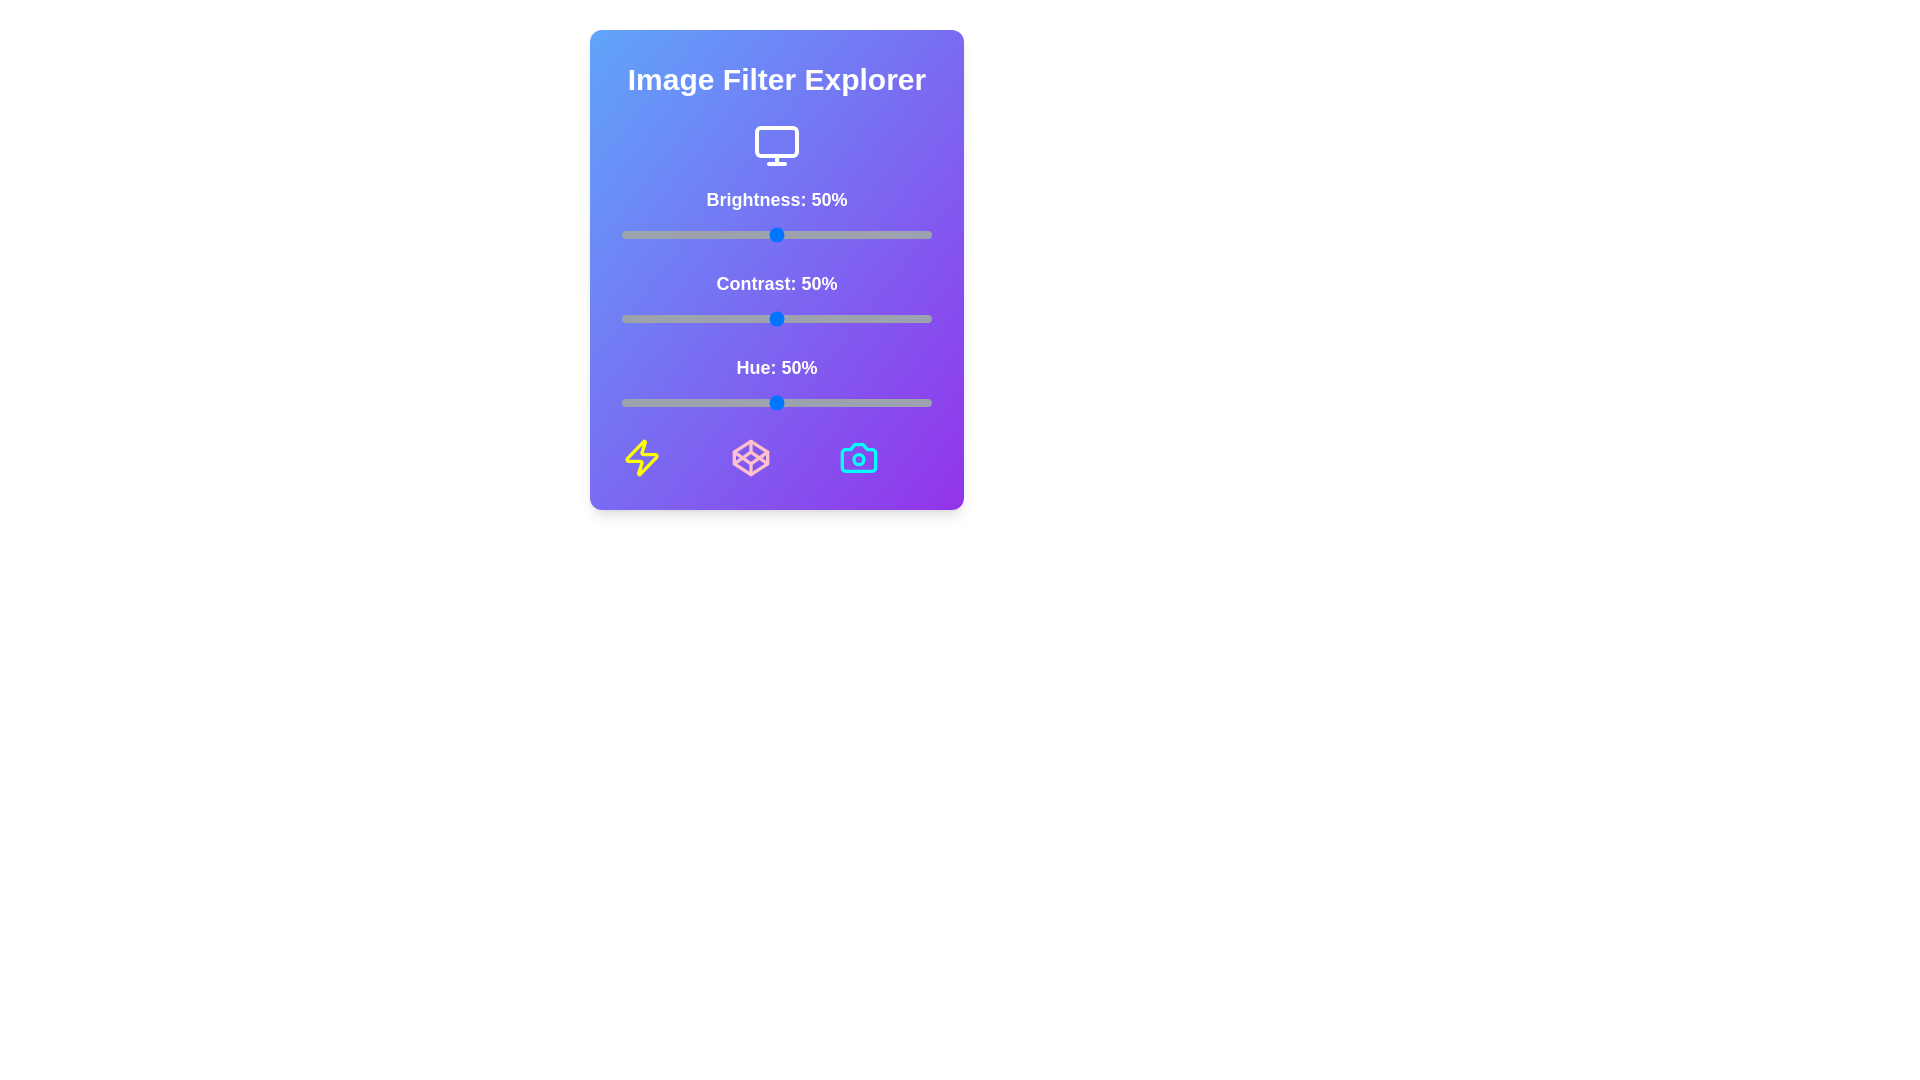 Image resolution: width=1920 pixels, height=1080 pixels. What do you see at coordinates (859, 458) in the screenshot?
I see `the camera icon` at bounding box center [859, 458].